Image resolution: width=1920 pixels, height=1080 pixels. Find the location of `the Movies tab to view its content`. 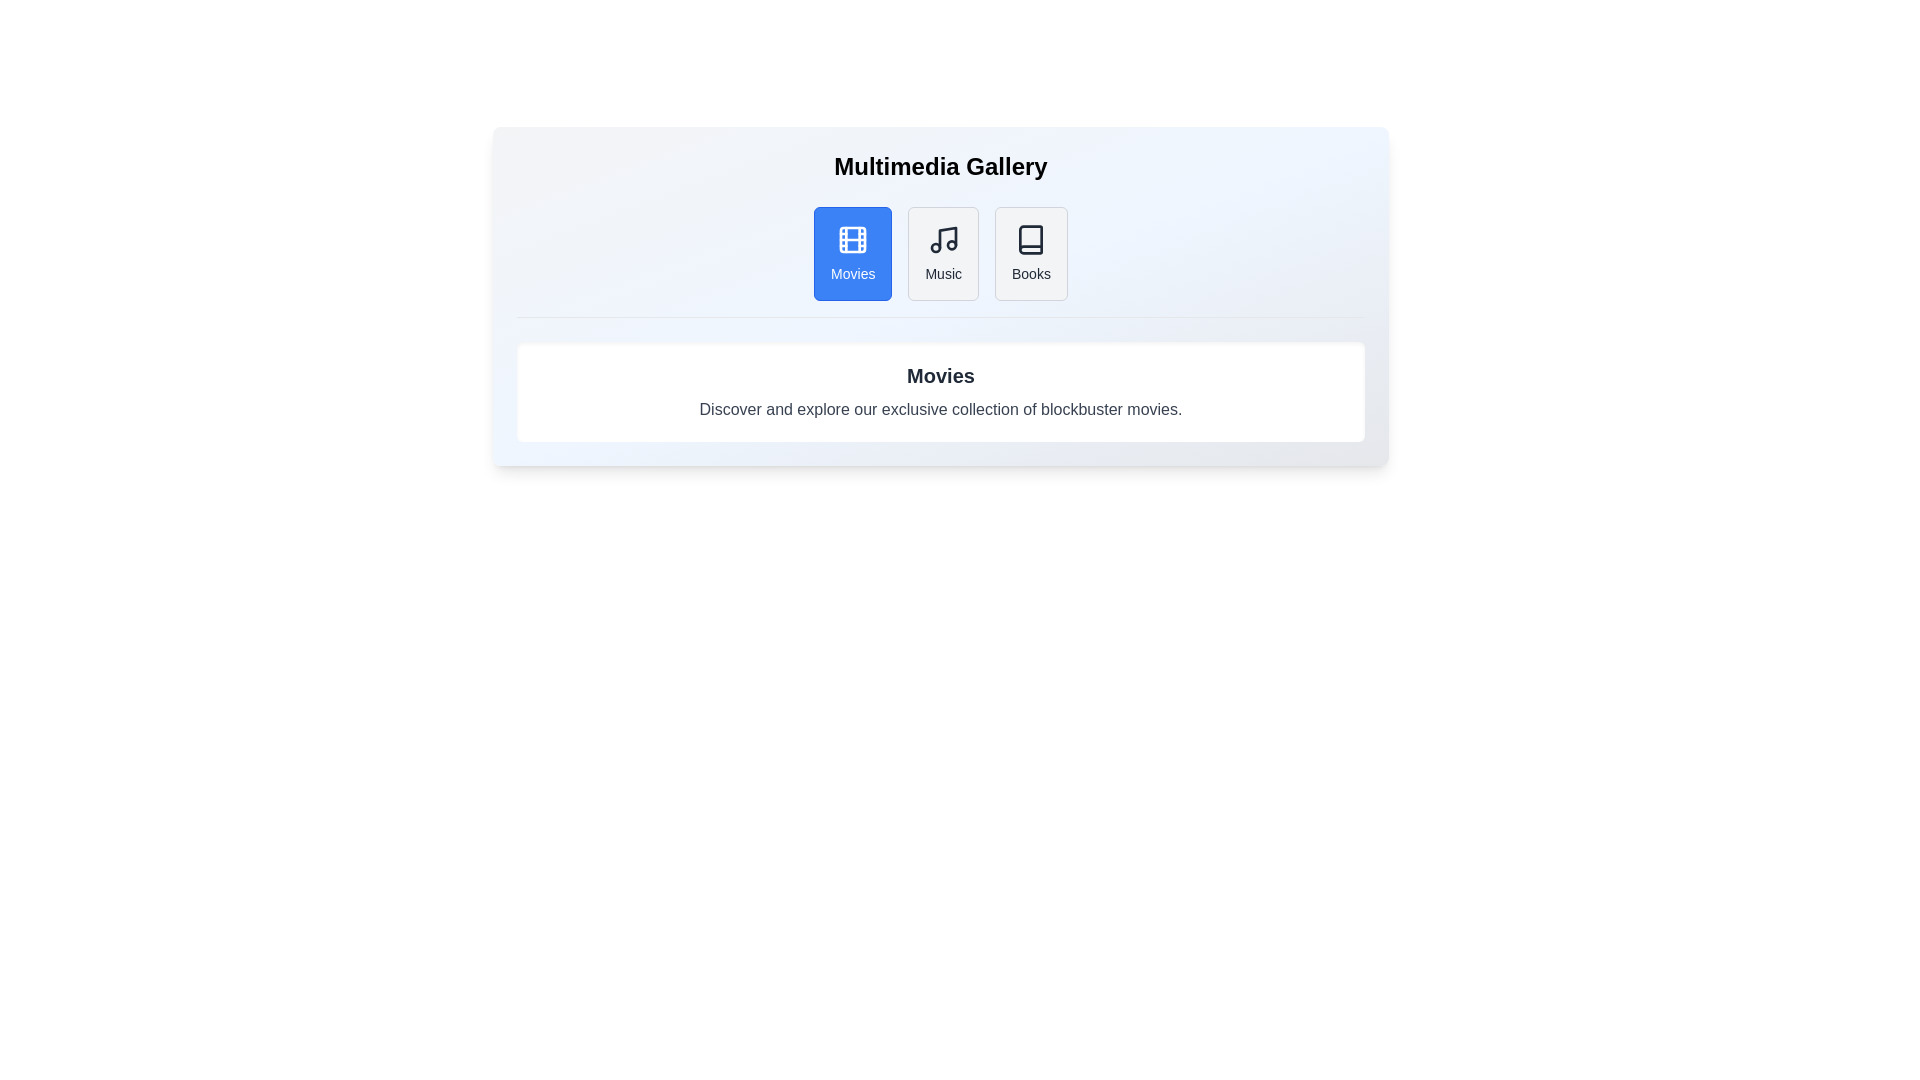

the Movies tab to view its content is located at coordinates (853, 253).